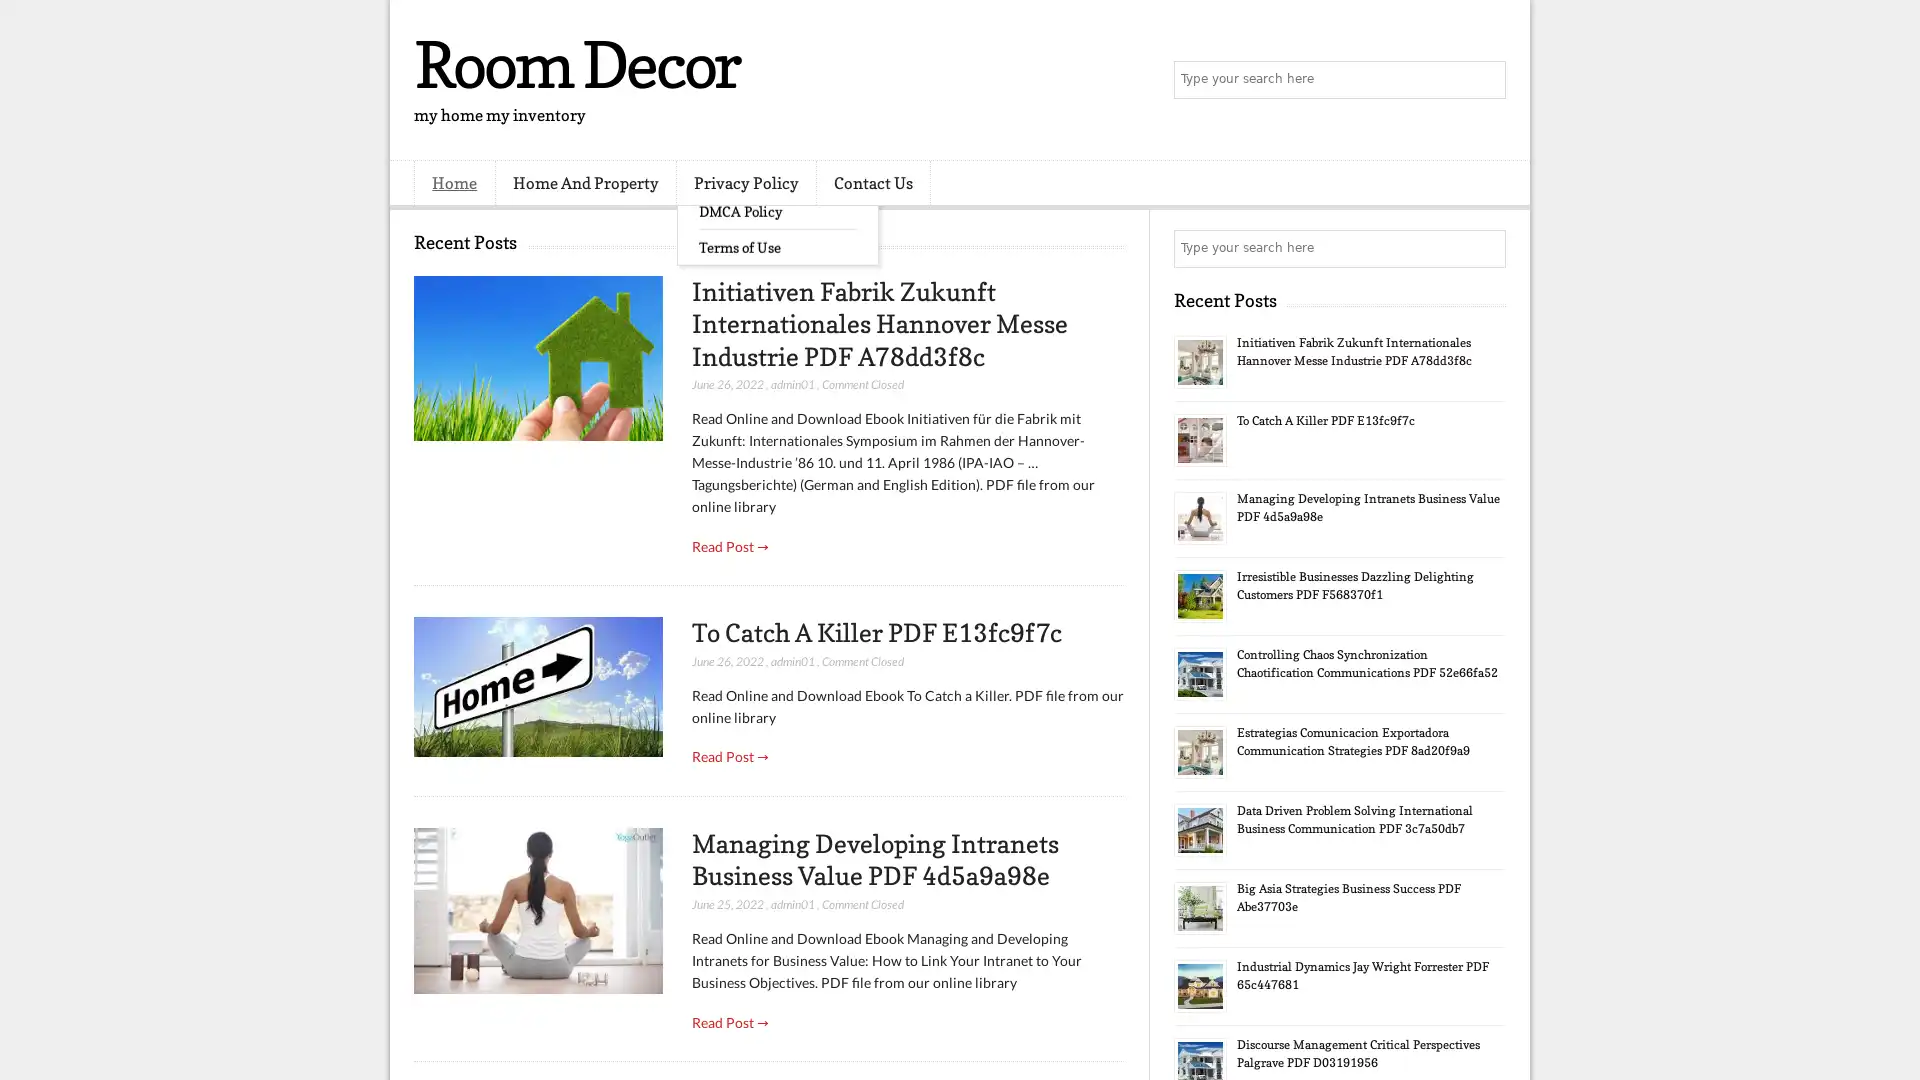 The image size is (1920, 1080). Describe the element at coordinates (1485, 80) in the screenshot. I see `Search` at that location.